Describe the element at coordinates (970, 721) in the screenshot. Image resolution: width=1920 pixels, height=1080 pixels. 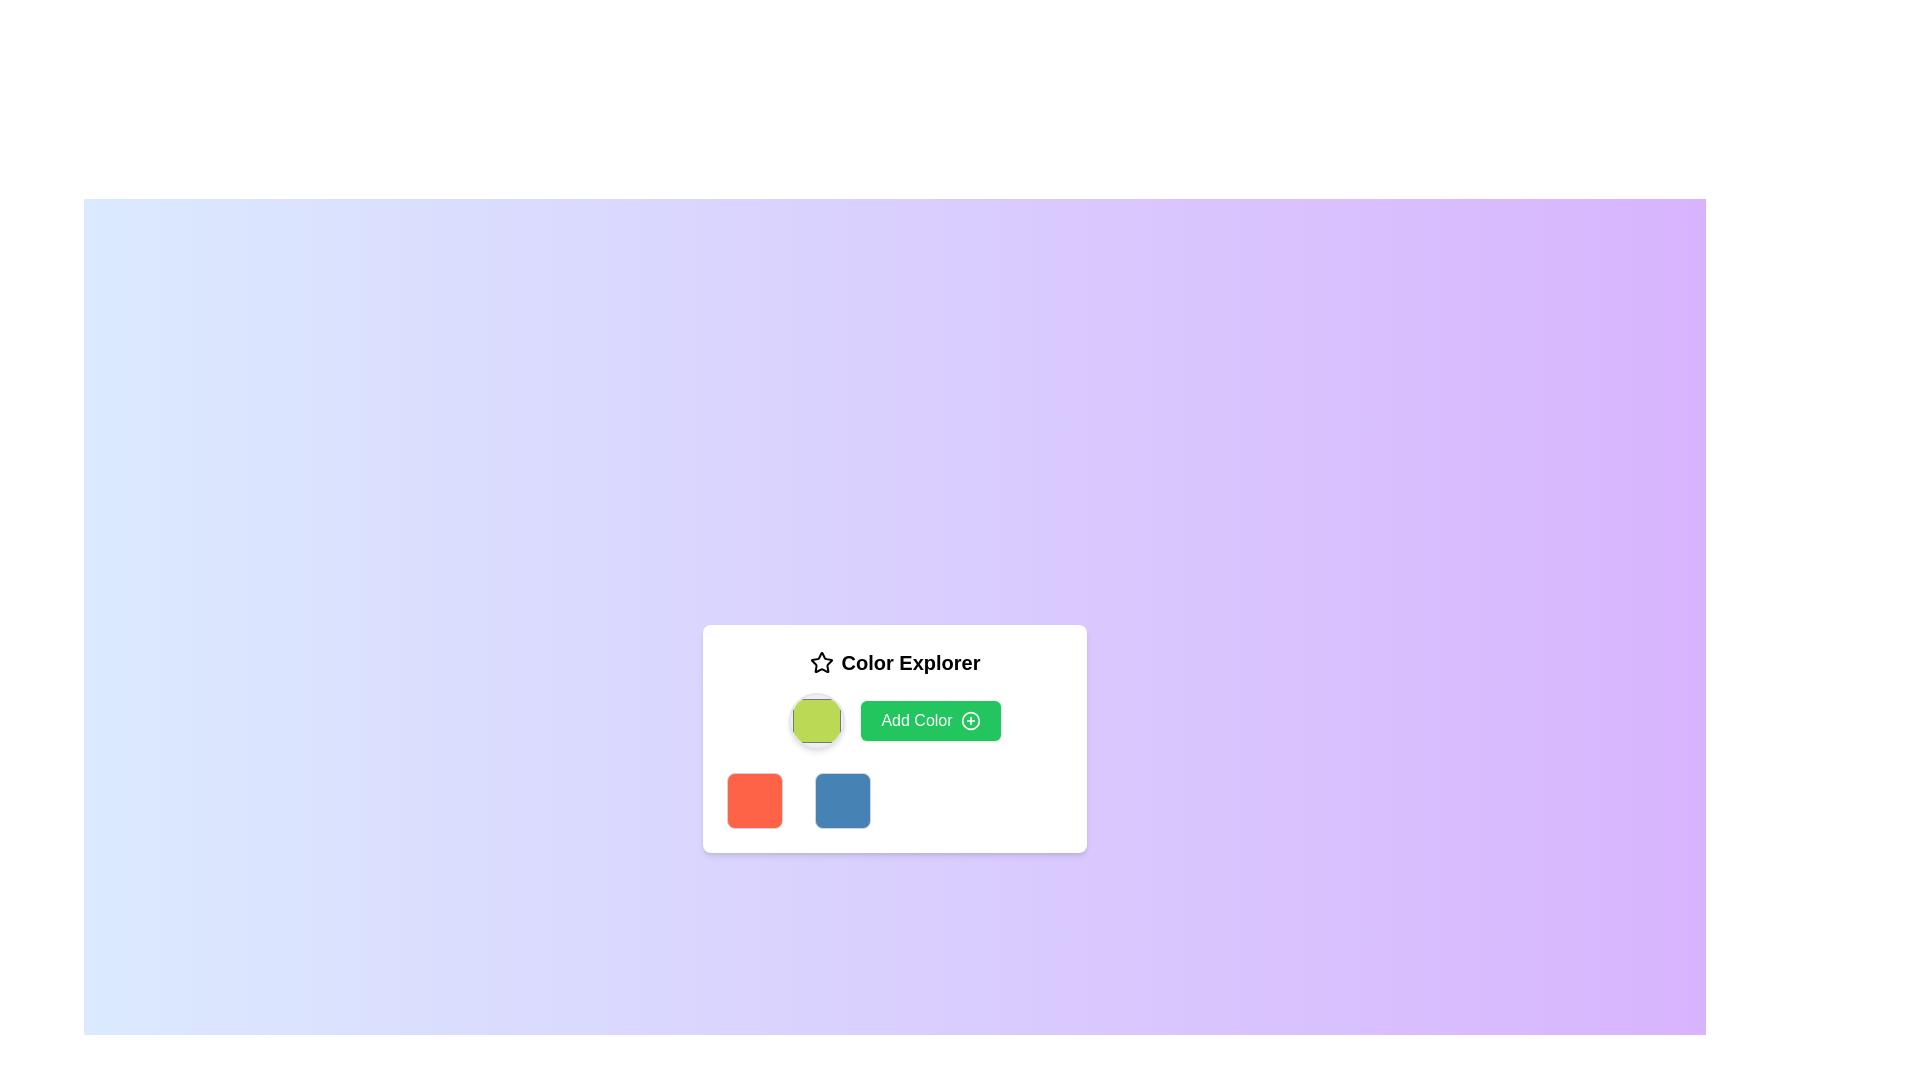
I see `the icon inside the 'Add Color' button, which is a green button located under the 'Color Explorer' heading` at that location.